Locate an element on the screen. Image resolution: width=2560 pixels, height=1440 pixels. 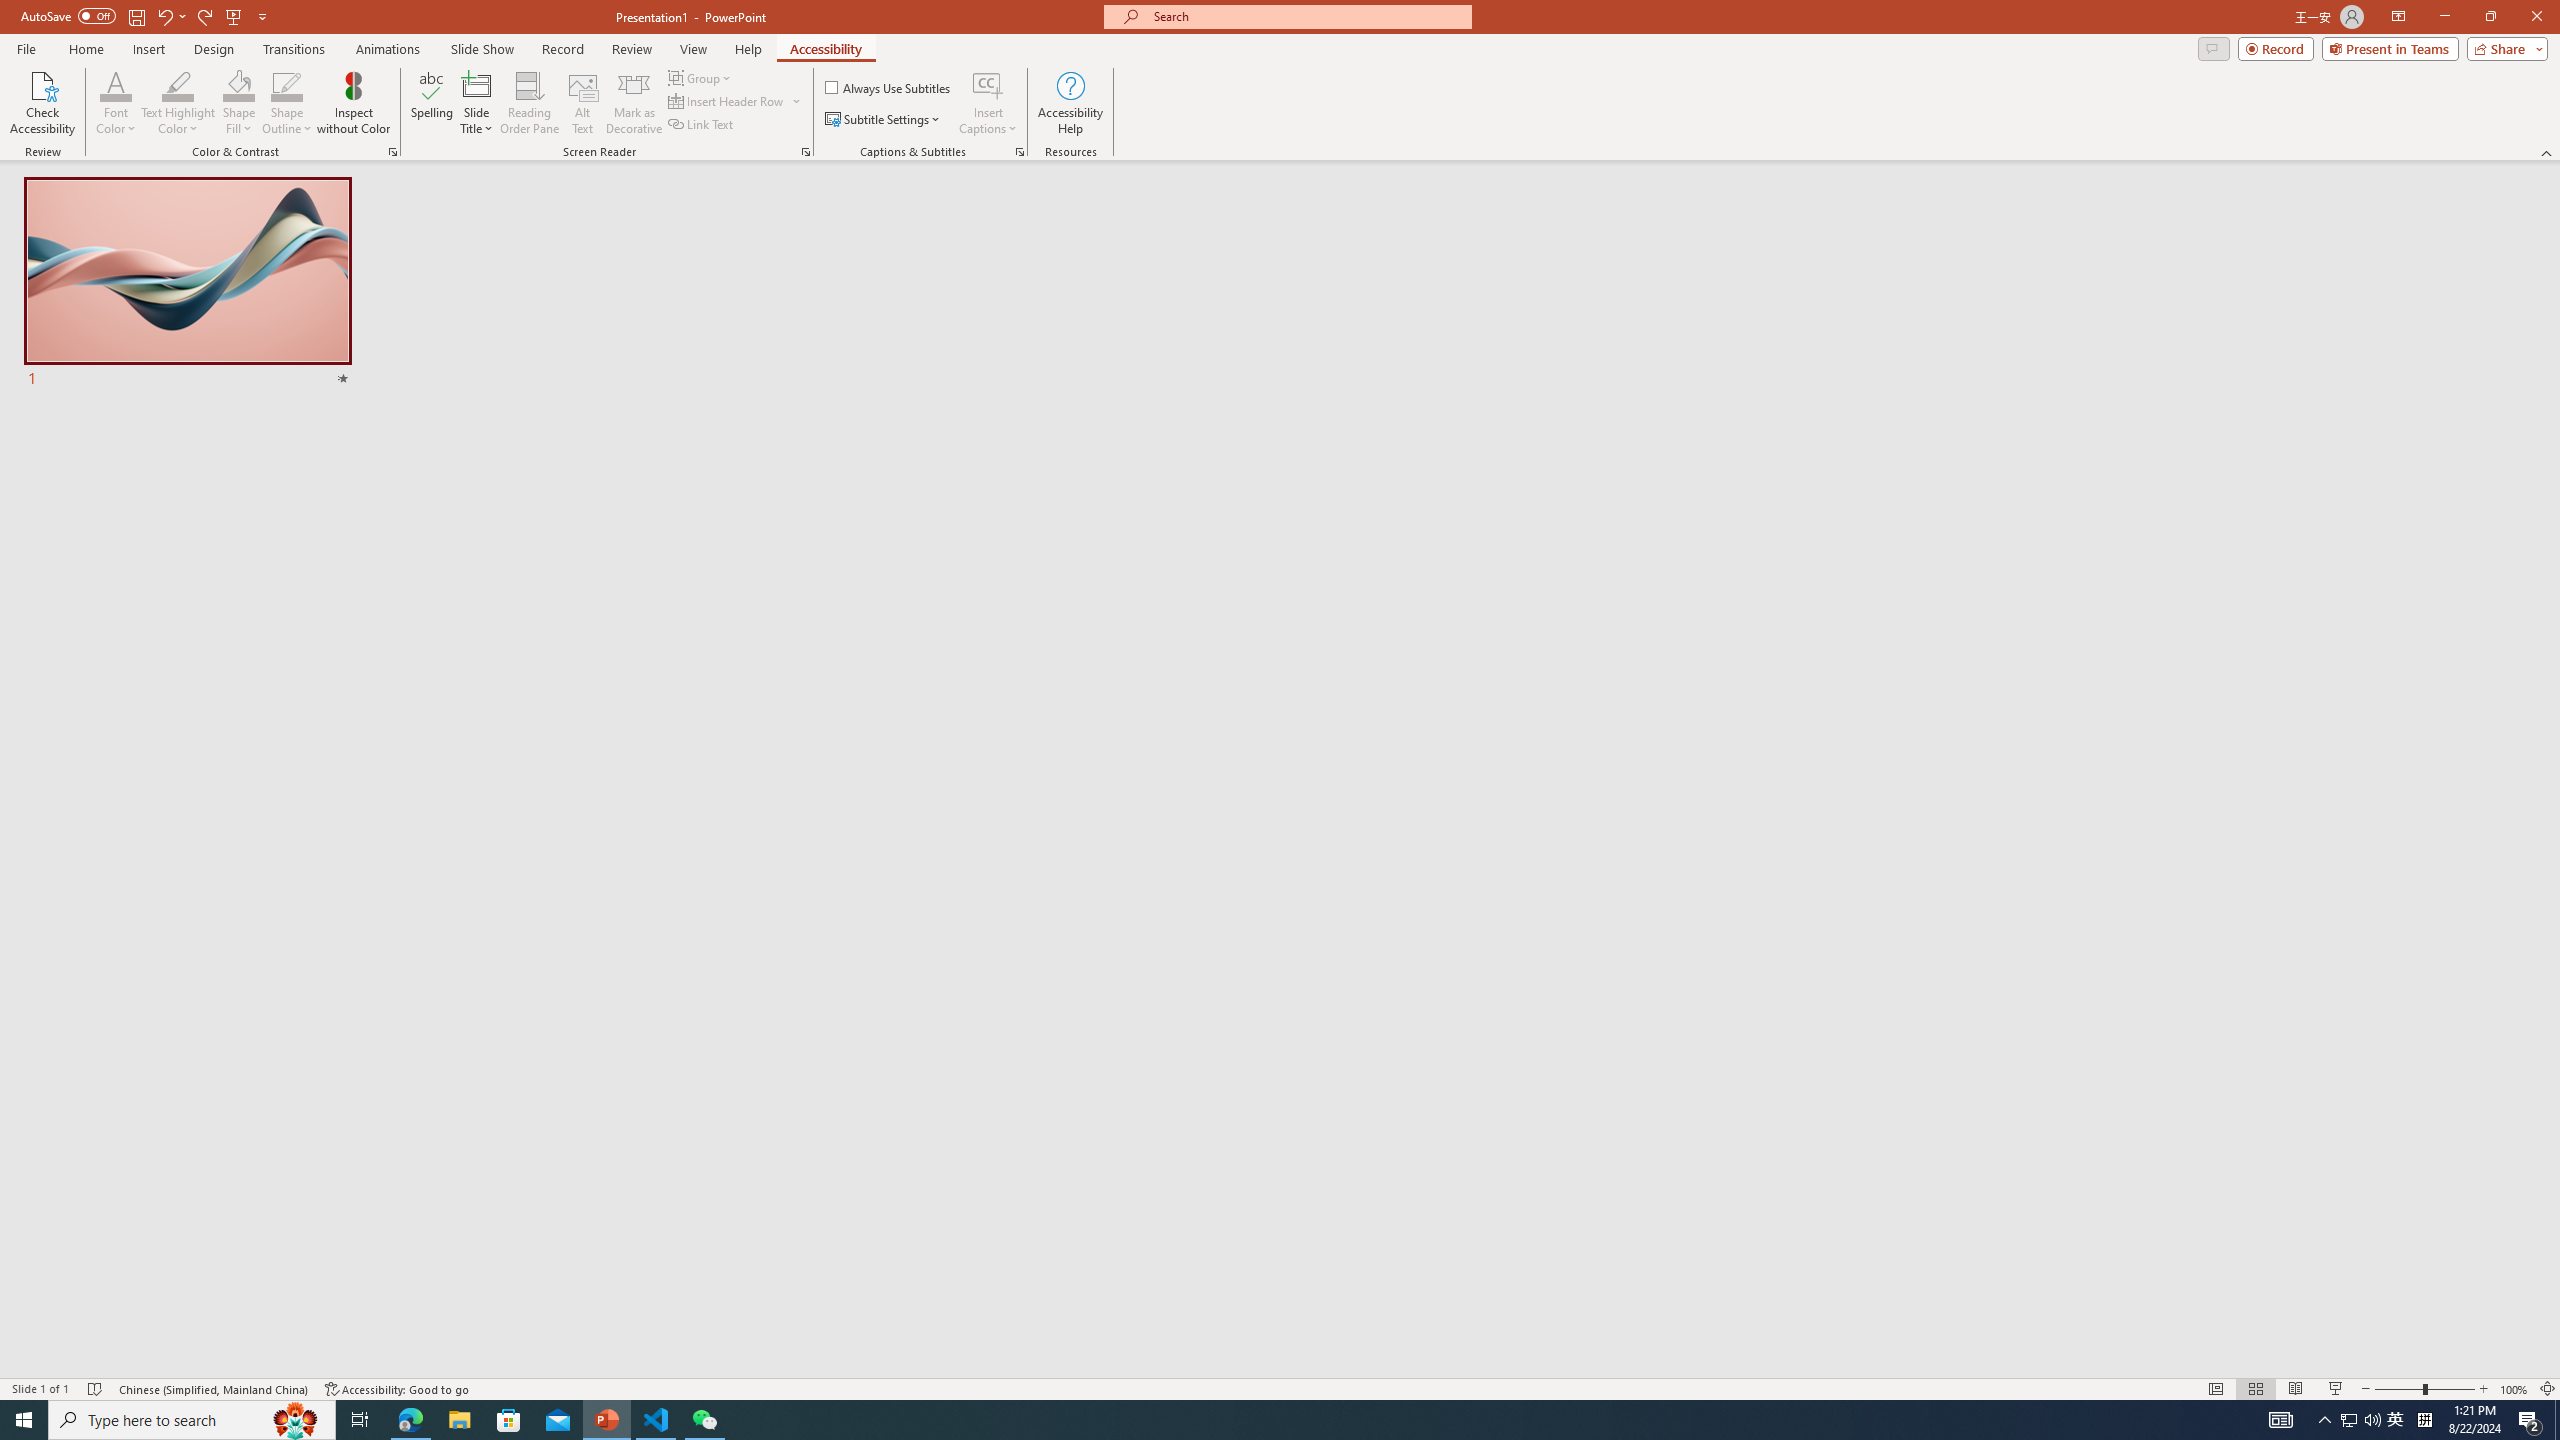
'Shape Outline Blue, Accent 1' is located at coordinates (288, 84).